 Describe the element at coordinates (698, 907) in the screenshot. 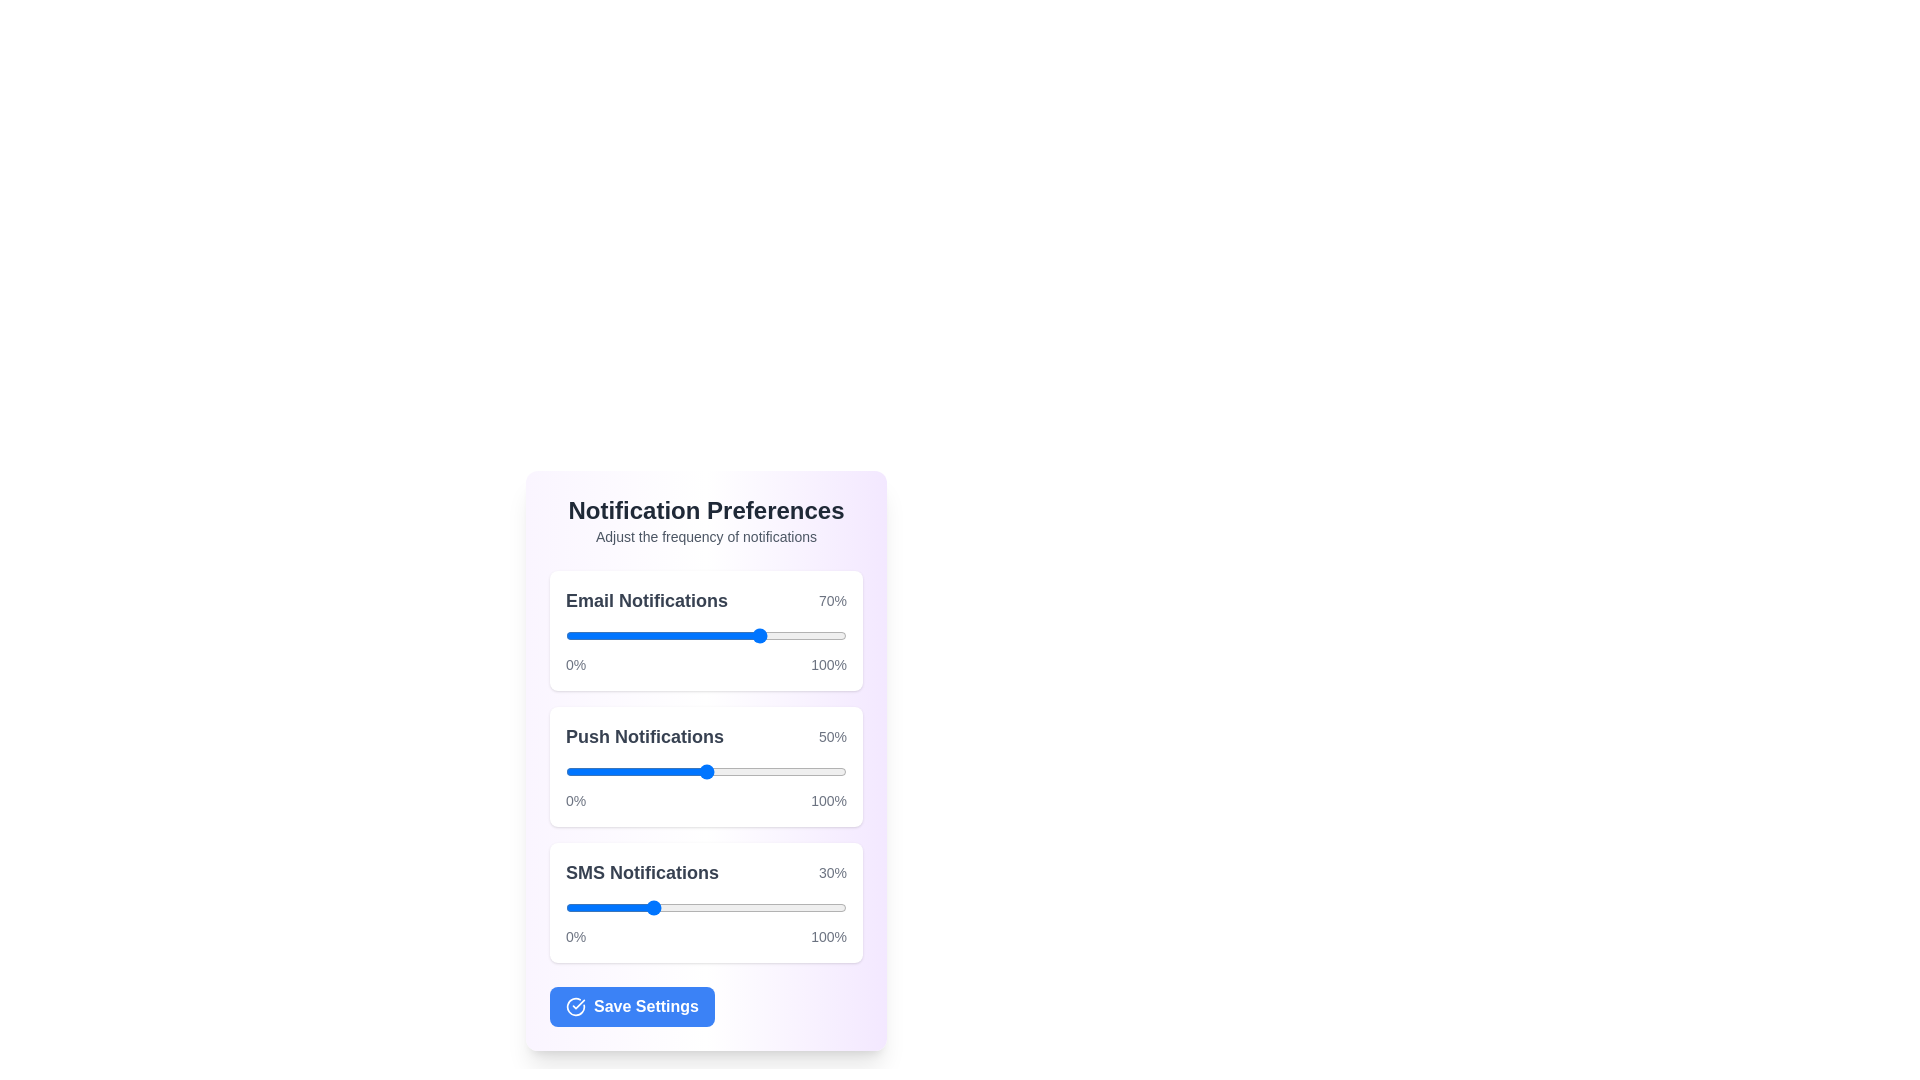

I see `the SMS Notifications slider` at that location.